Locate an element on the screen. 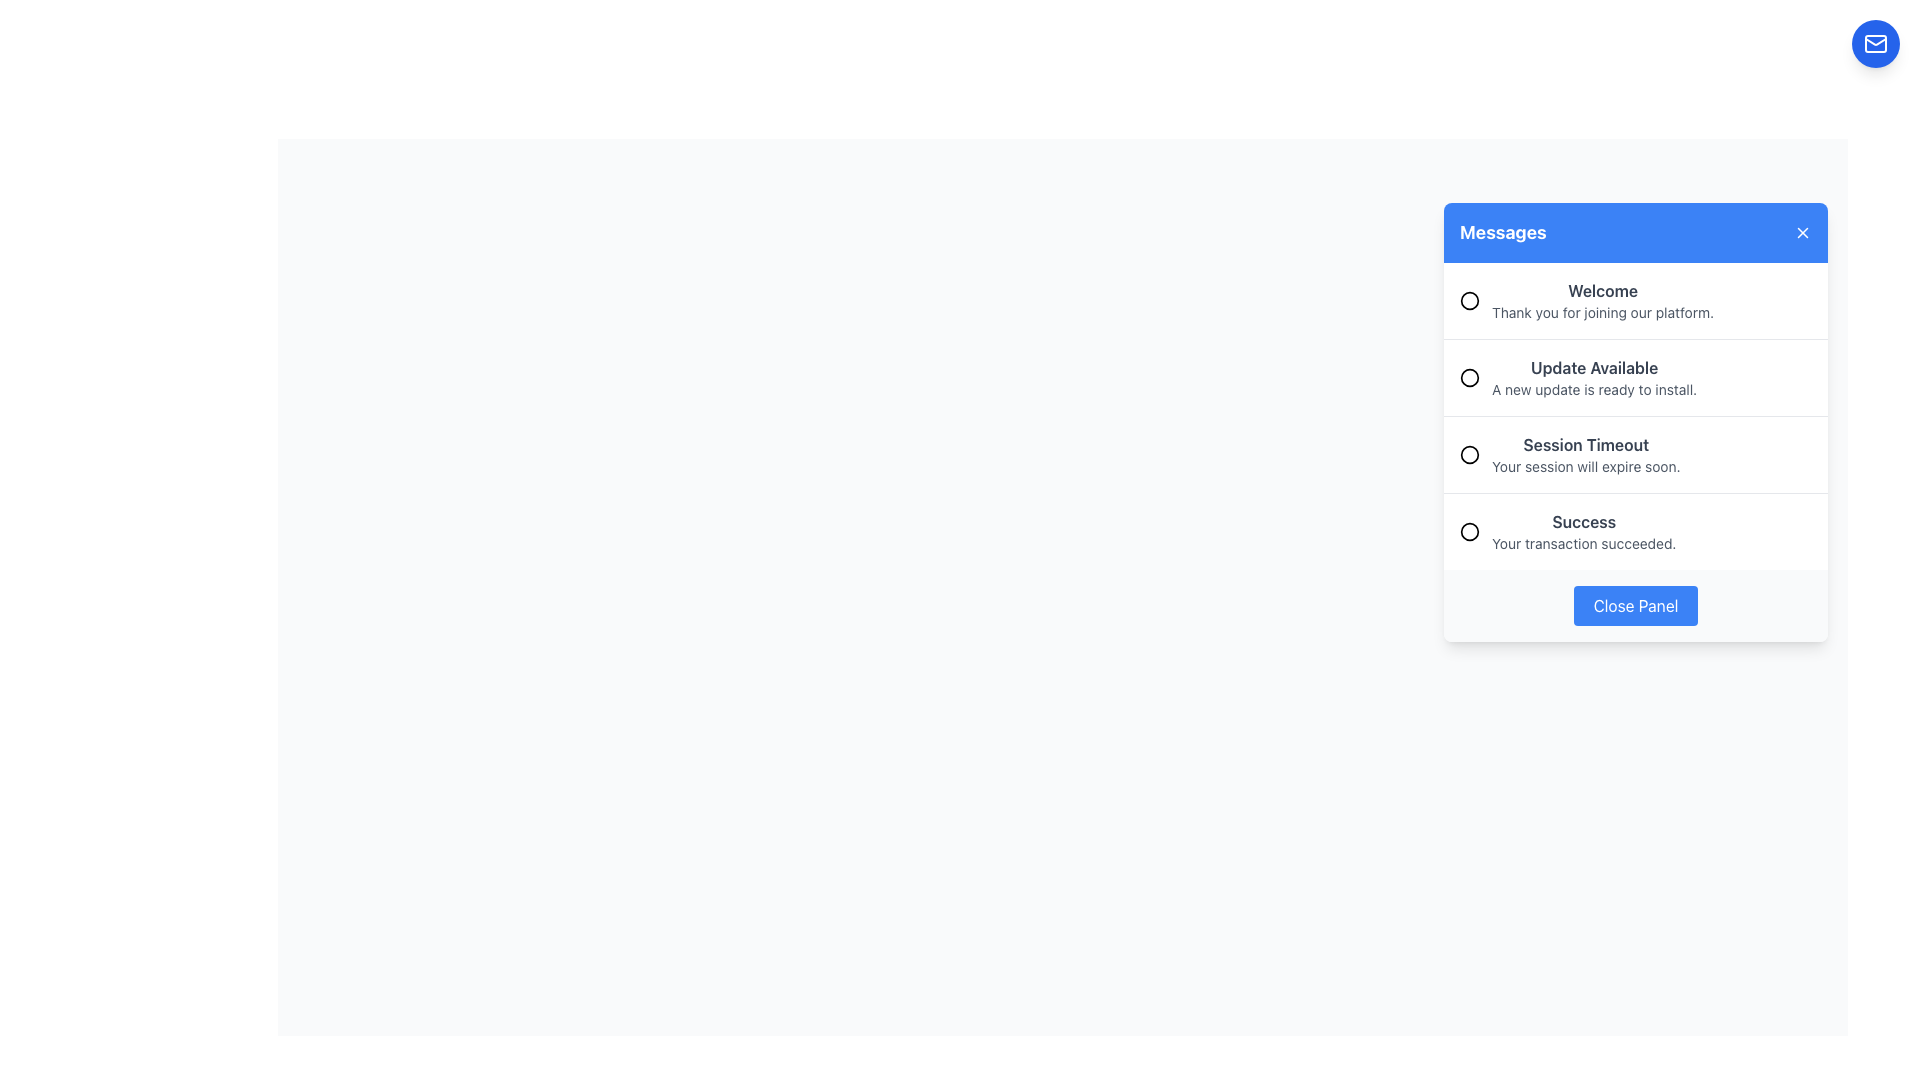 This screenshot has width=1920, height=1080. the green success circular icon located in the lower right section of the interface, next to the text 'Success: Your transaction succeeded.' is located at coordinates (1469, 531).